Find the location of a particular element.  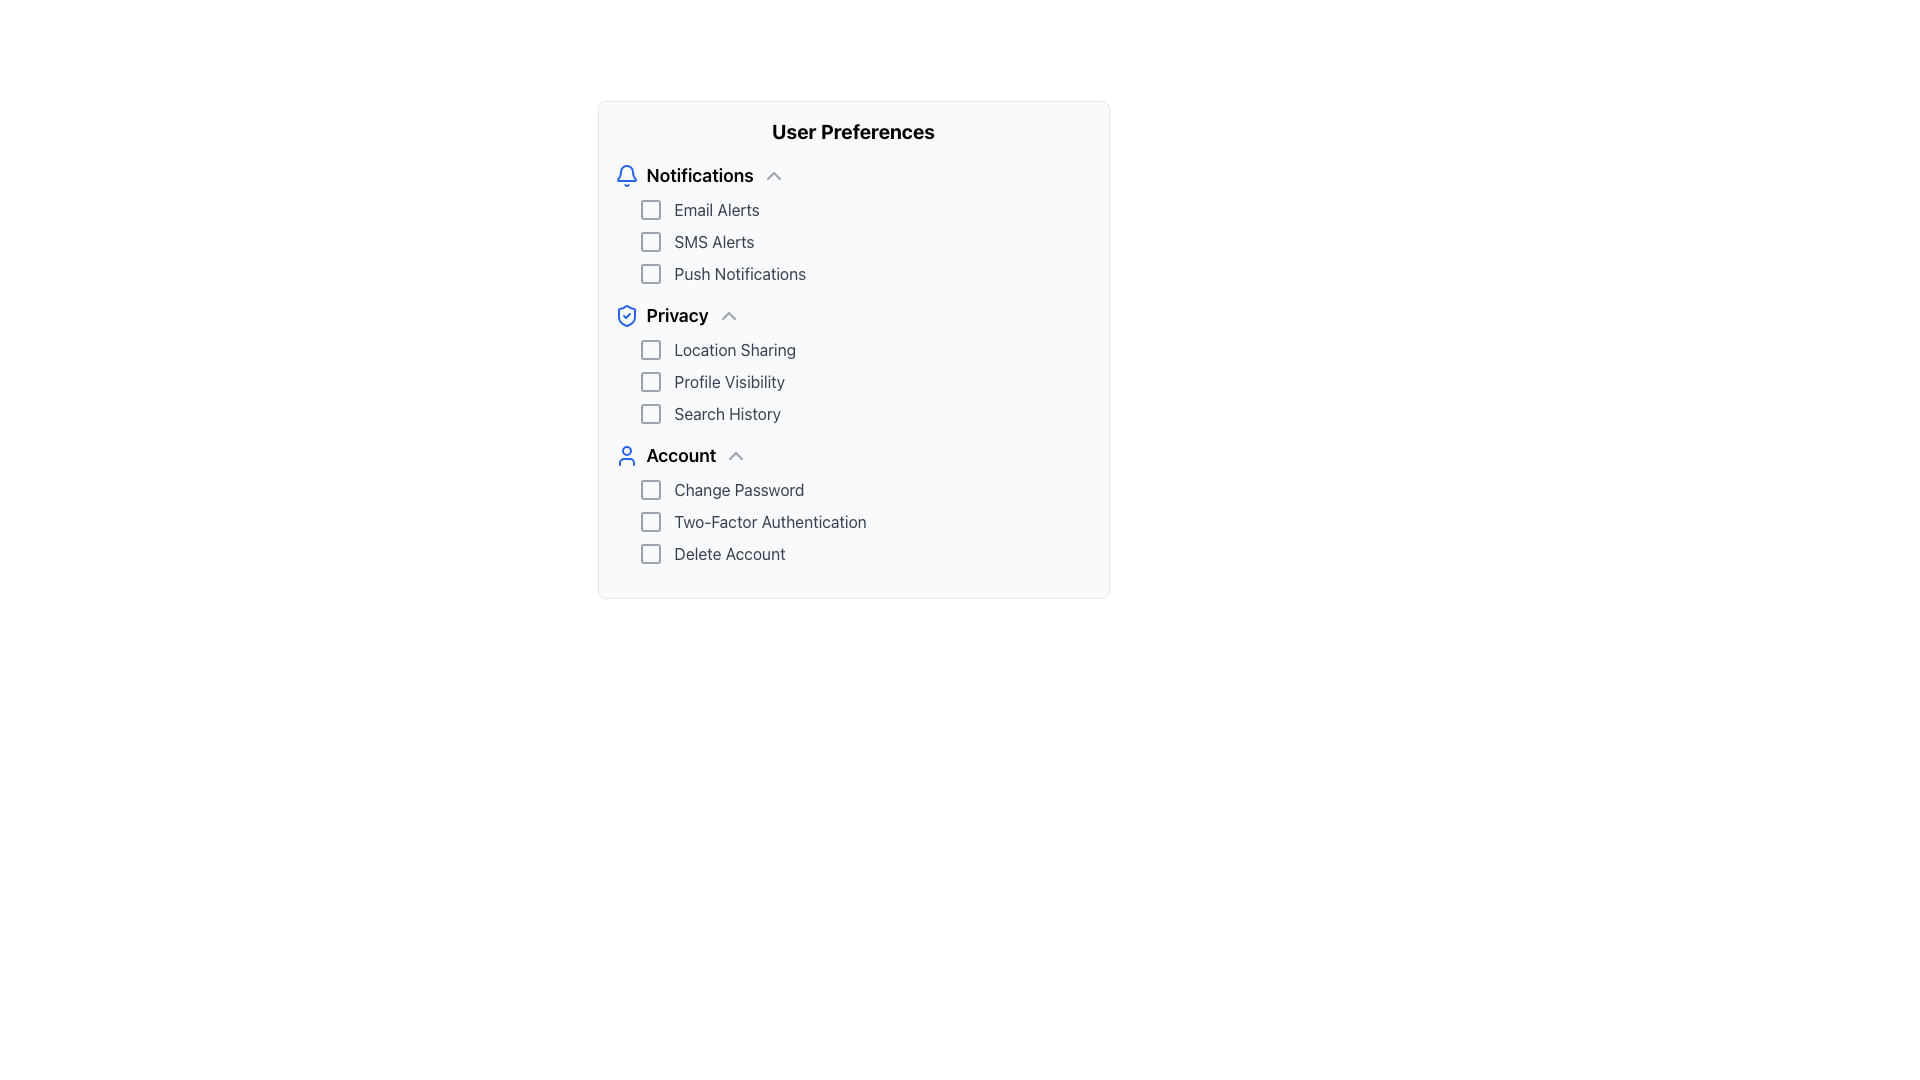

the toggle button icon located to the right of the 'Privacy' label in the 'User Preferences' panel is located at coordinates (727, 315).